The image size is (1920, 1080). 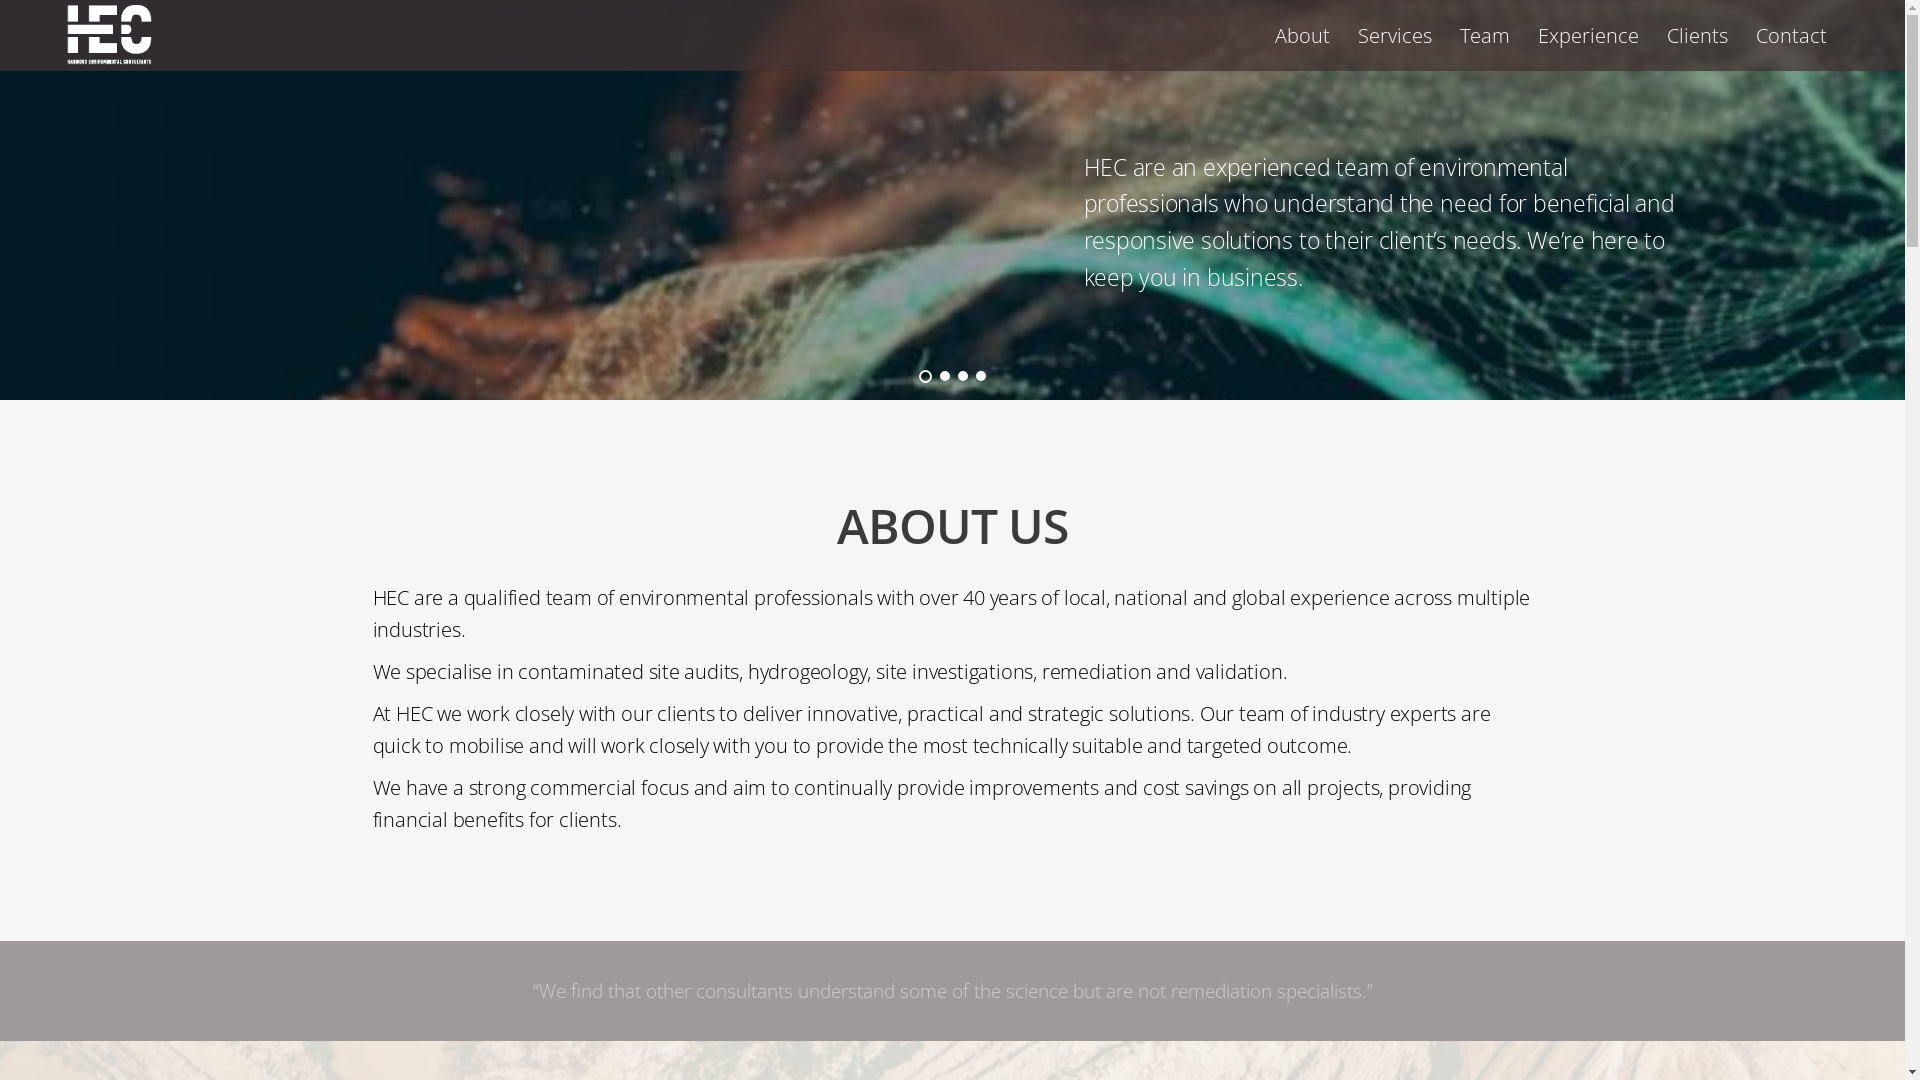 What do you see at coordinates (1394, 35) in the screenshot?
I see `'Services'` at bounding box center [1394, 35].